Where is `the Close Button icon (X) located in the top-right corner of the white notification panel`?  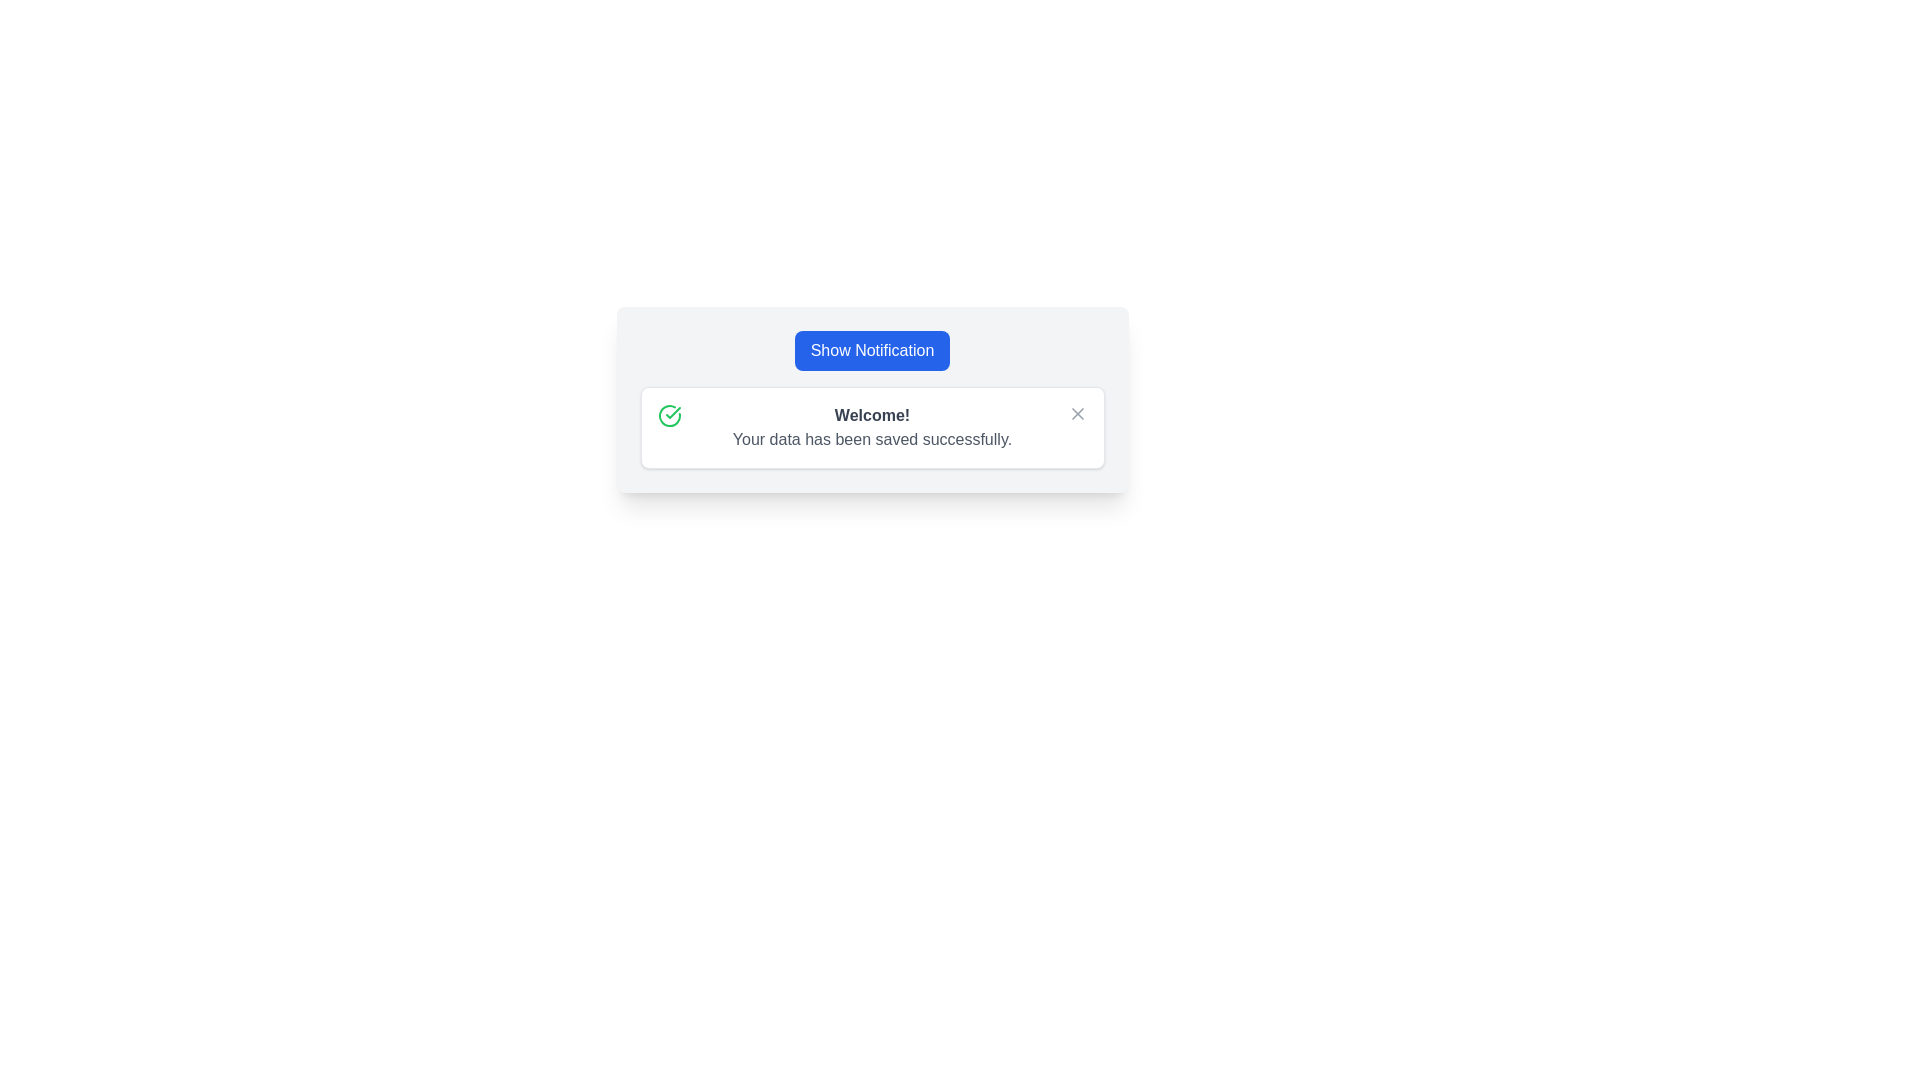 the Close Button icon (X) located in the top-right corner of the white notification panel is located at coordinates (1076, 412).